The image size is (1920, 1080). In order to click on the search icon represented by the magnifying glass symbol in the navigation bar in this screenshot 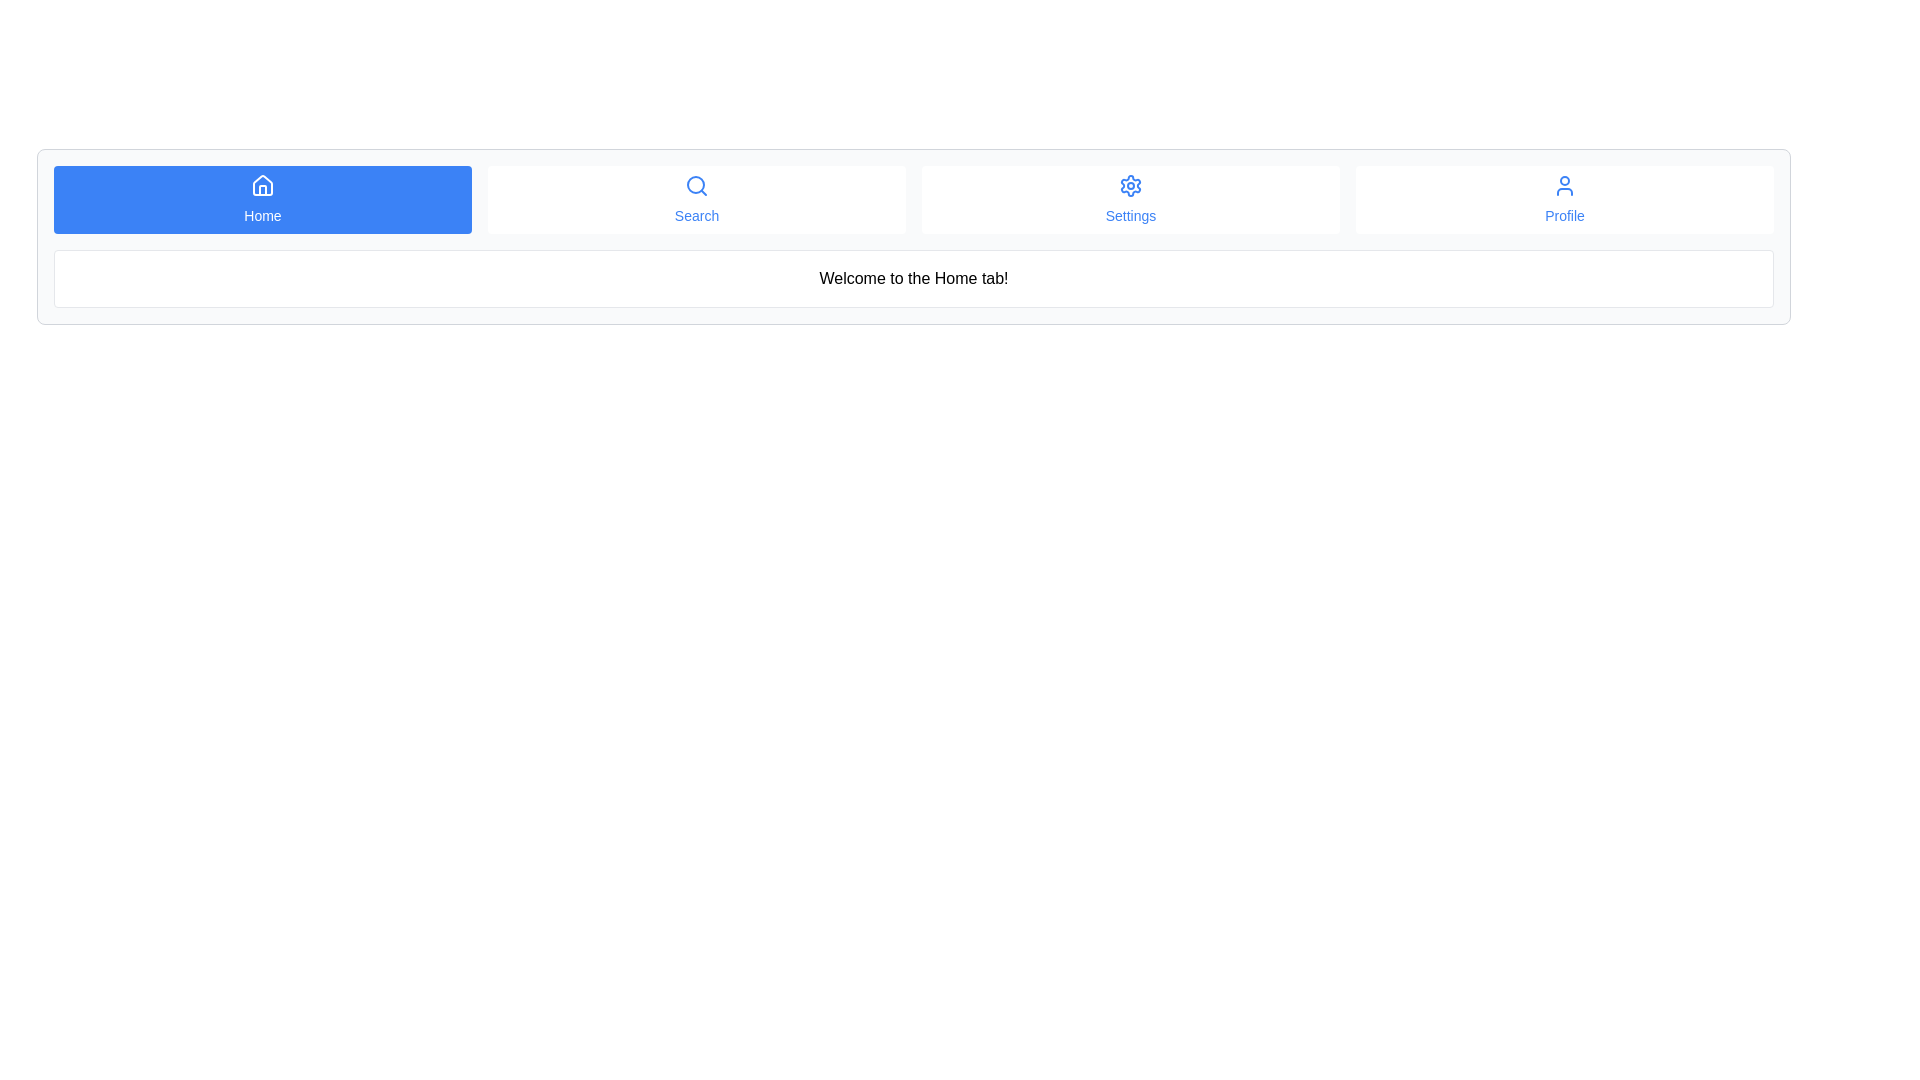, I will do `click(696, 185)`.